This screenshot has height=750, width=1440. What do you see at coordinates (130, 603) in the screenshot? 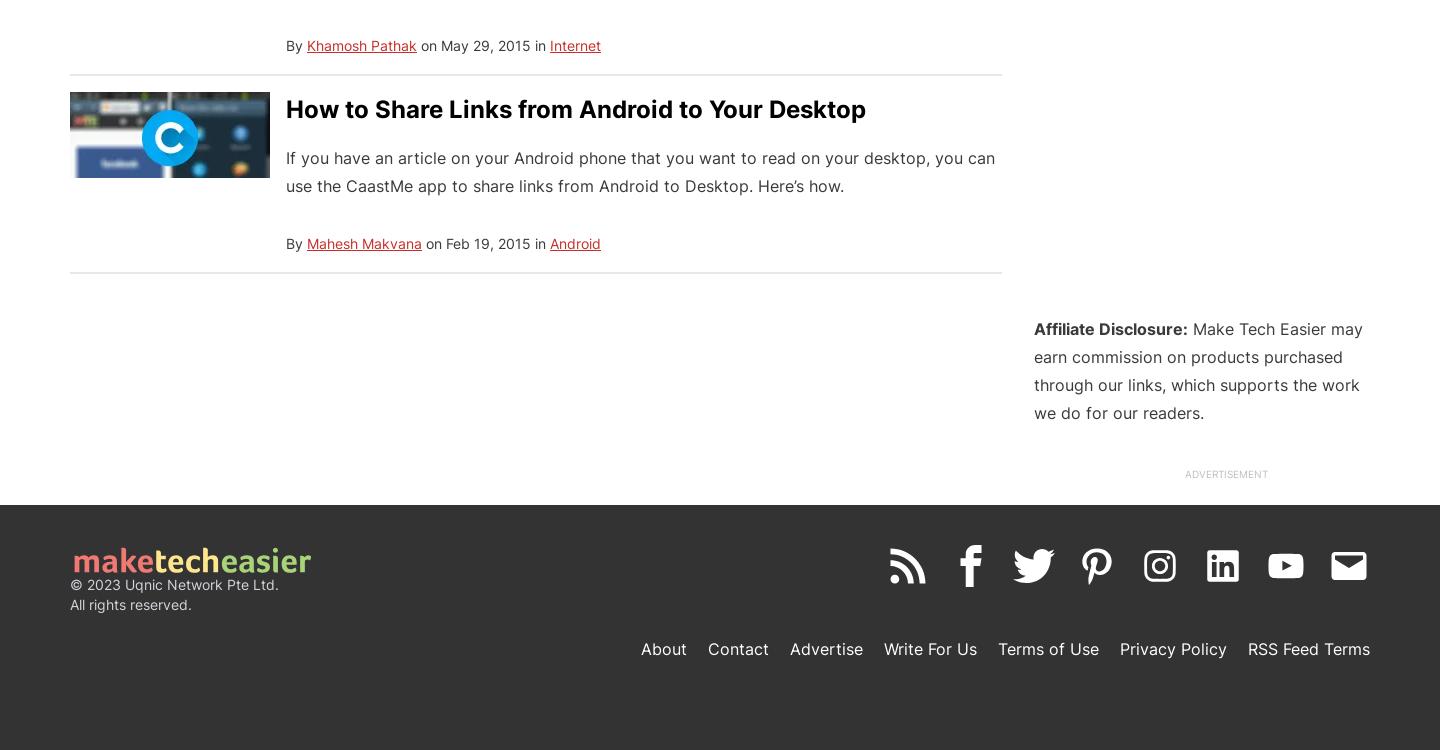
I see `'All rights reserved.'` at bounding box center [130, 603].